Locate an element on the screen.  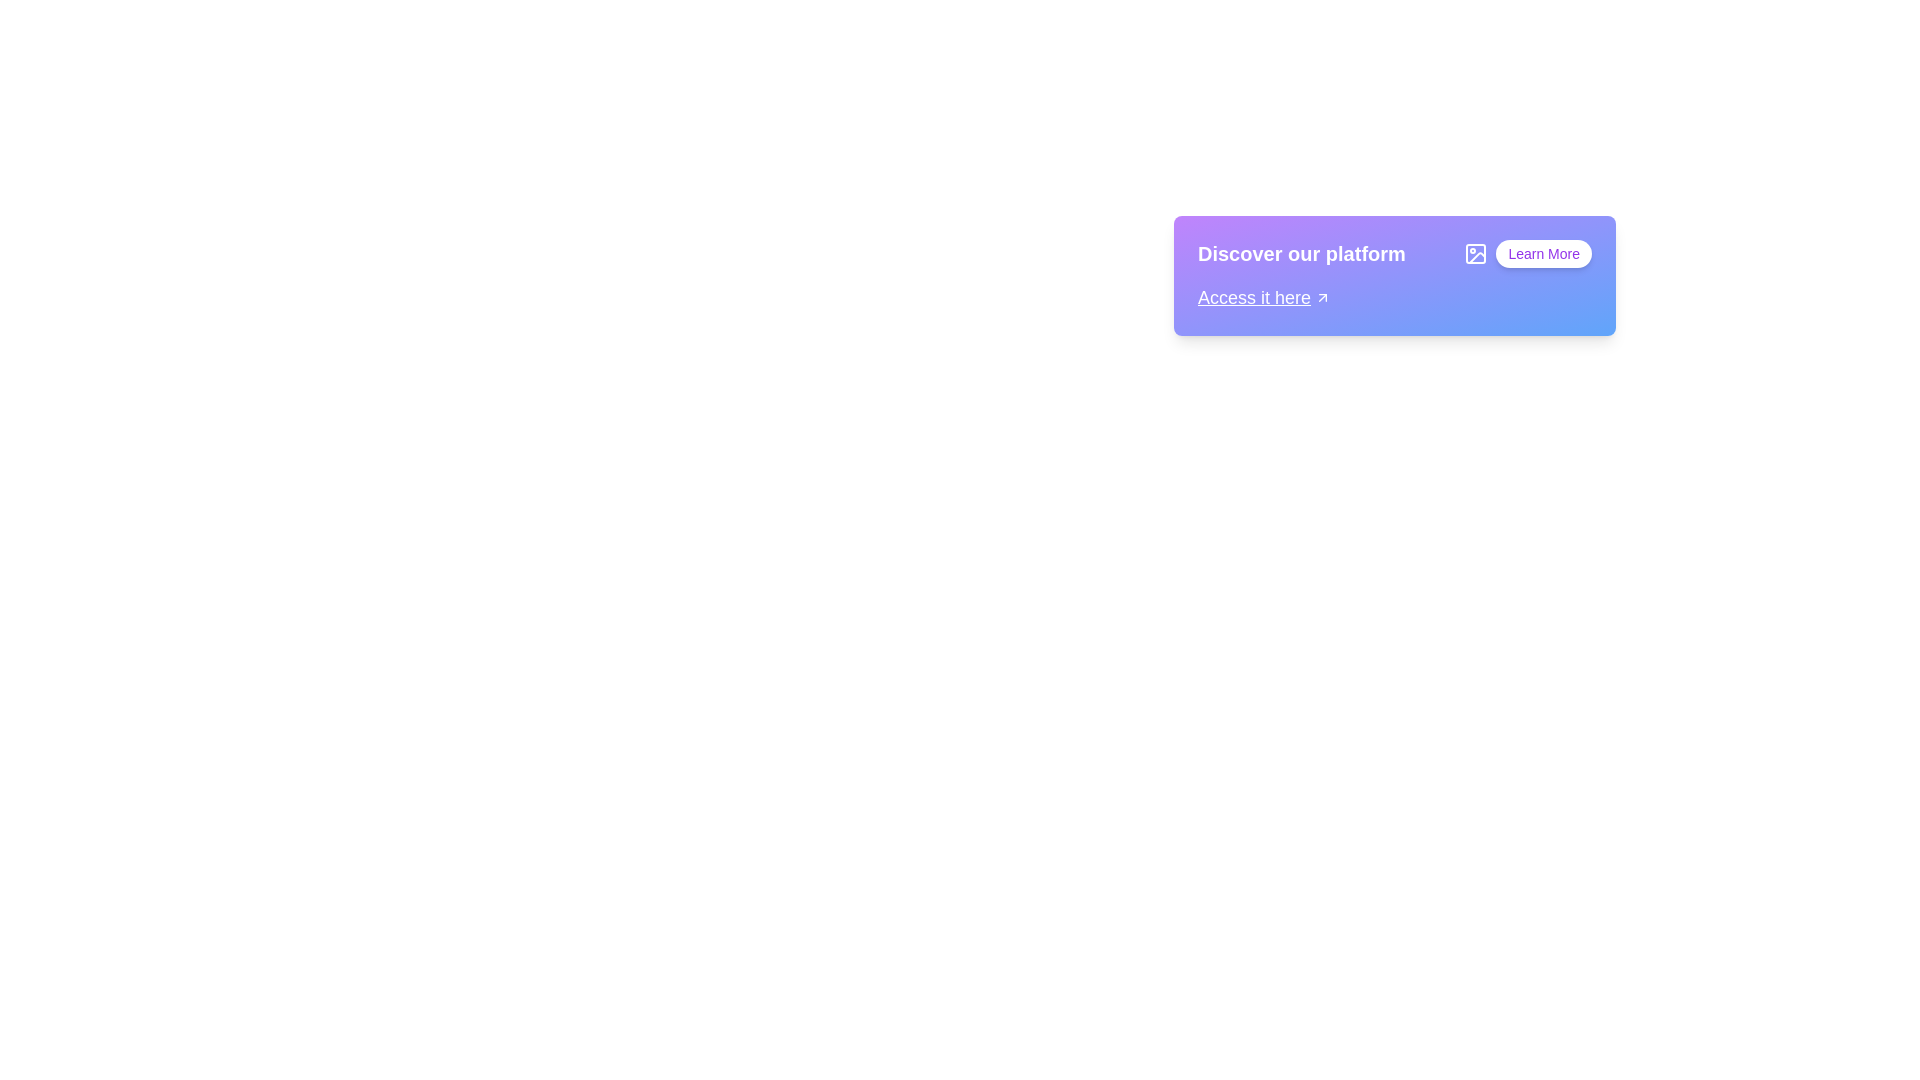
the image icon styled with a white stroke on a purple background, which is positioned to the left of the 'Learn More' text button is located at coordinates (1476, 253).